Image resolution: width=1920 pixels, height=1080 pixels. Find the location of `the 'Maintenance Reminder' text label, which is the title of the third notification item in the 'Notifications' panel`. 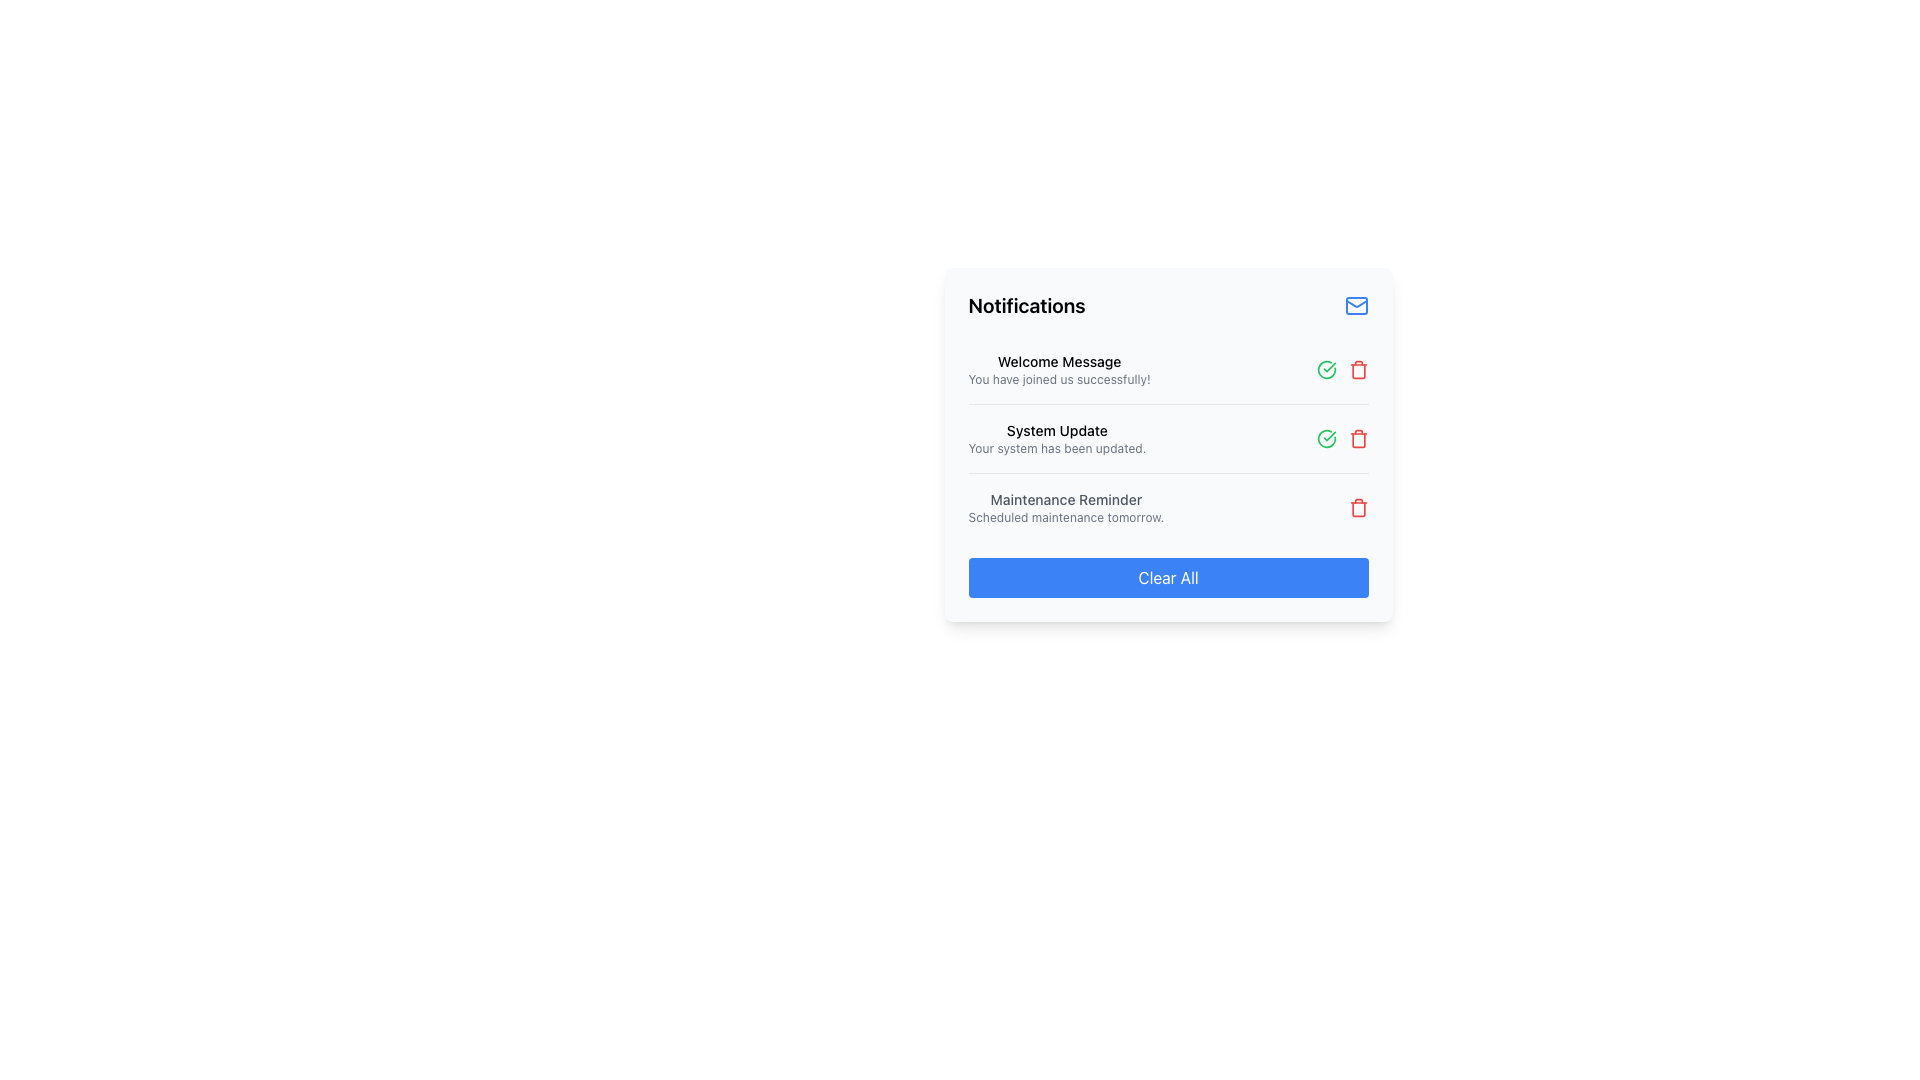

the 'Maintenance Reminder' text label, which is the title of the third notification item in the 'Notifications' panel is located at coordinates (1065, 499).